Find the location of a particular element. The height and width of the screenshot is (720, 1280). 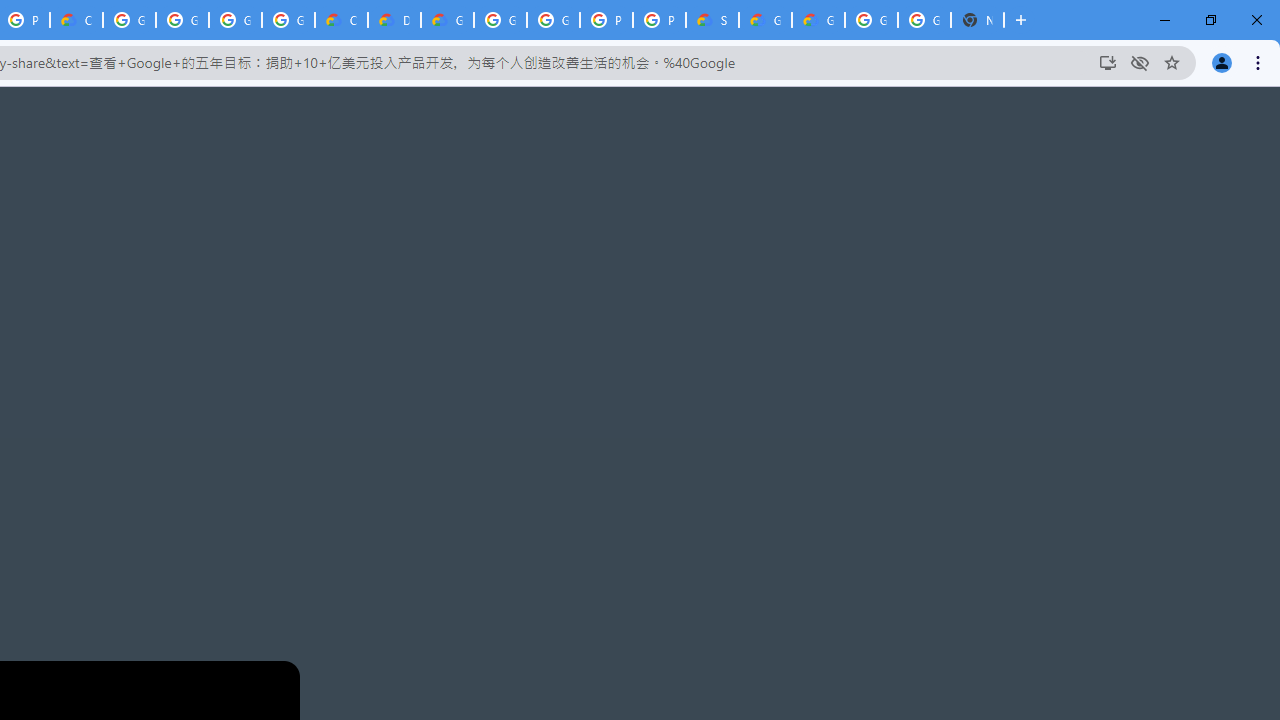

'Google Cloud Service Health' is located at coordinates (818, 20).